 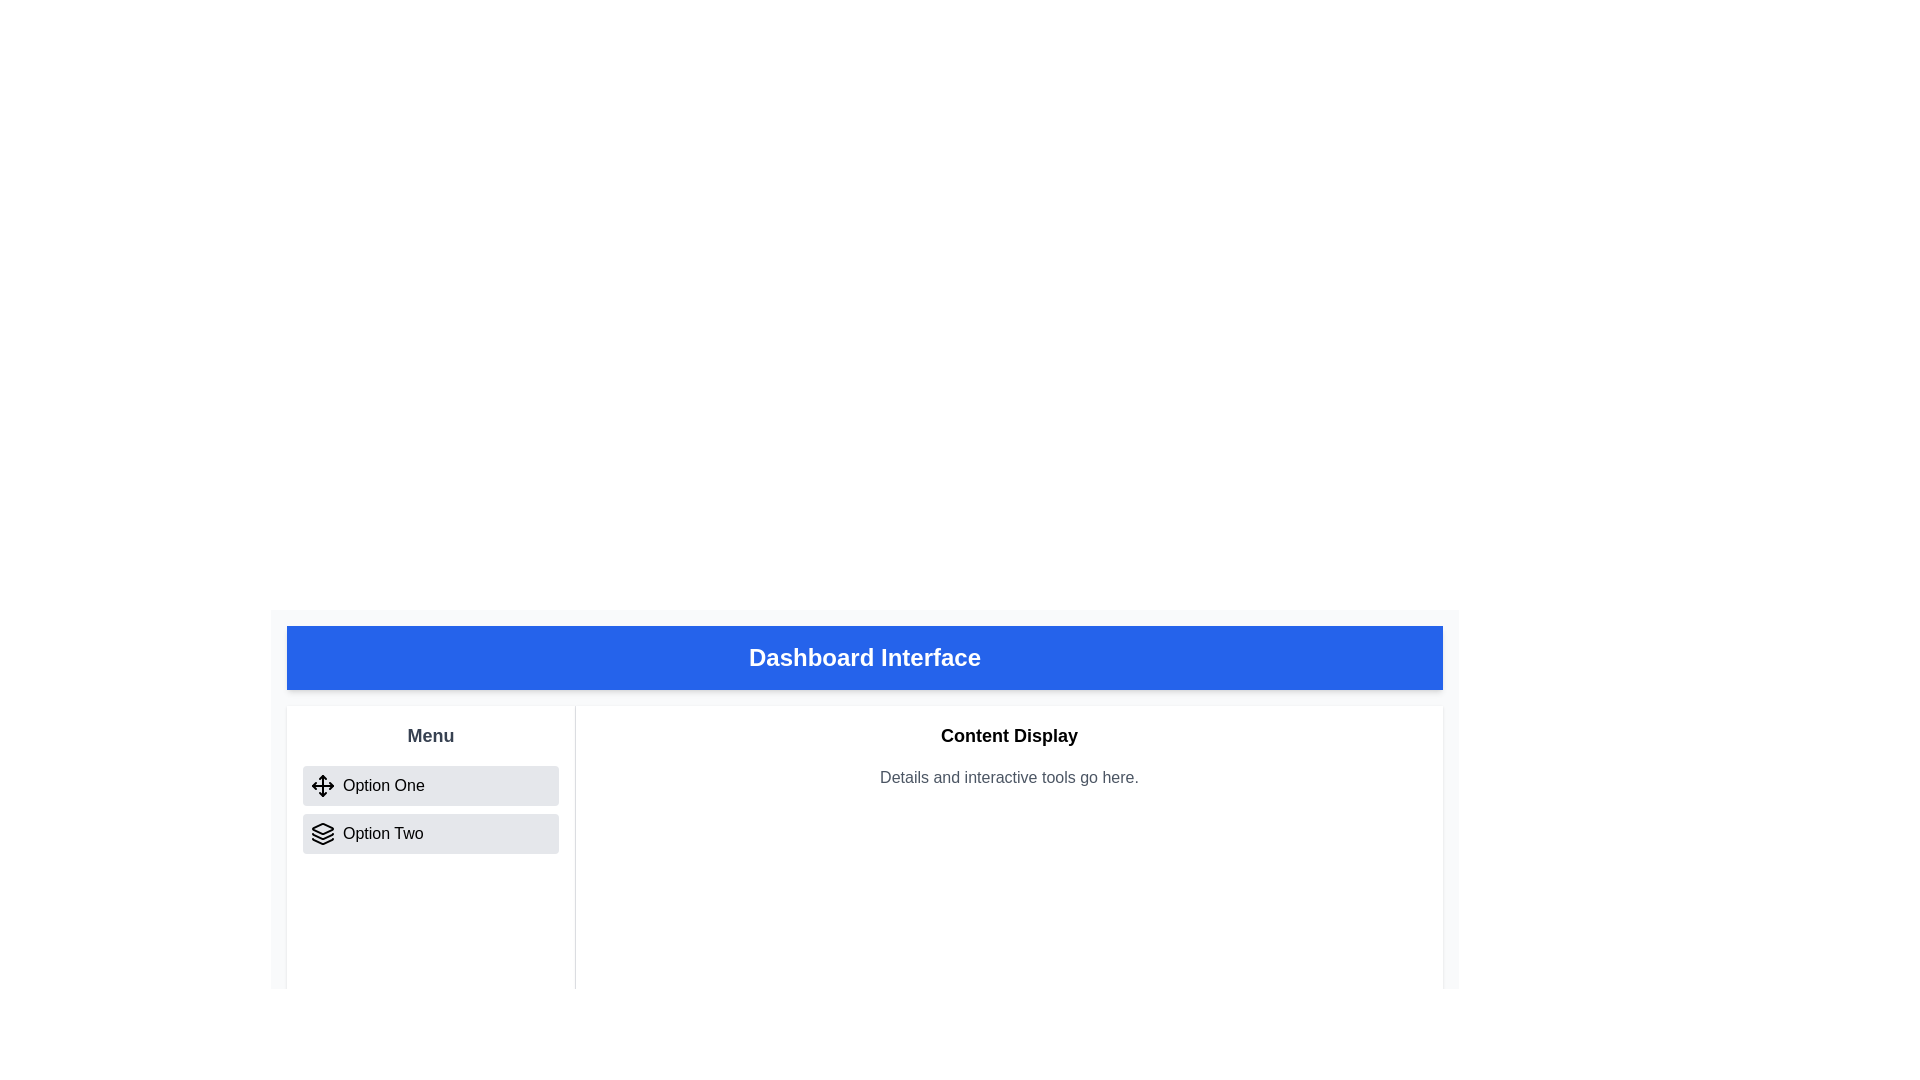 What do you see at coordinates (864, 658) in the screenshot?
I see `the Static Banner with a blue background and white text stating 'Dashboard Interface', which is centrally aligned at the top of the interface` at bounding box center [864, 658].